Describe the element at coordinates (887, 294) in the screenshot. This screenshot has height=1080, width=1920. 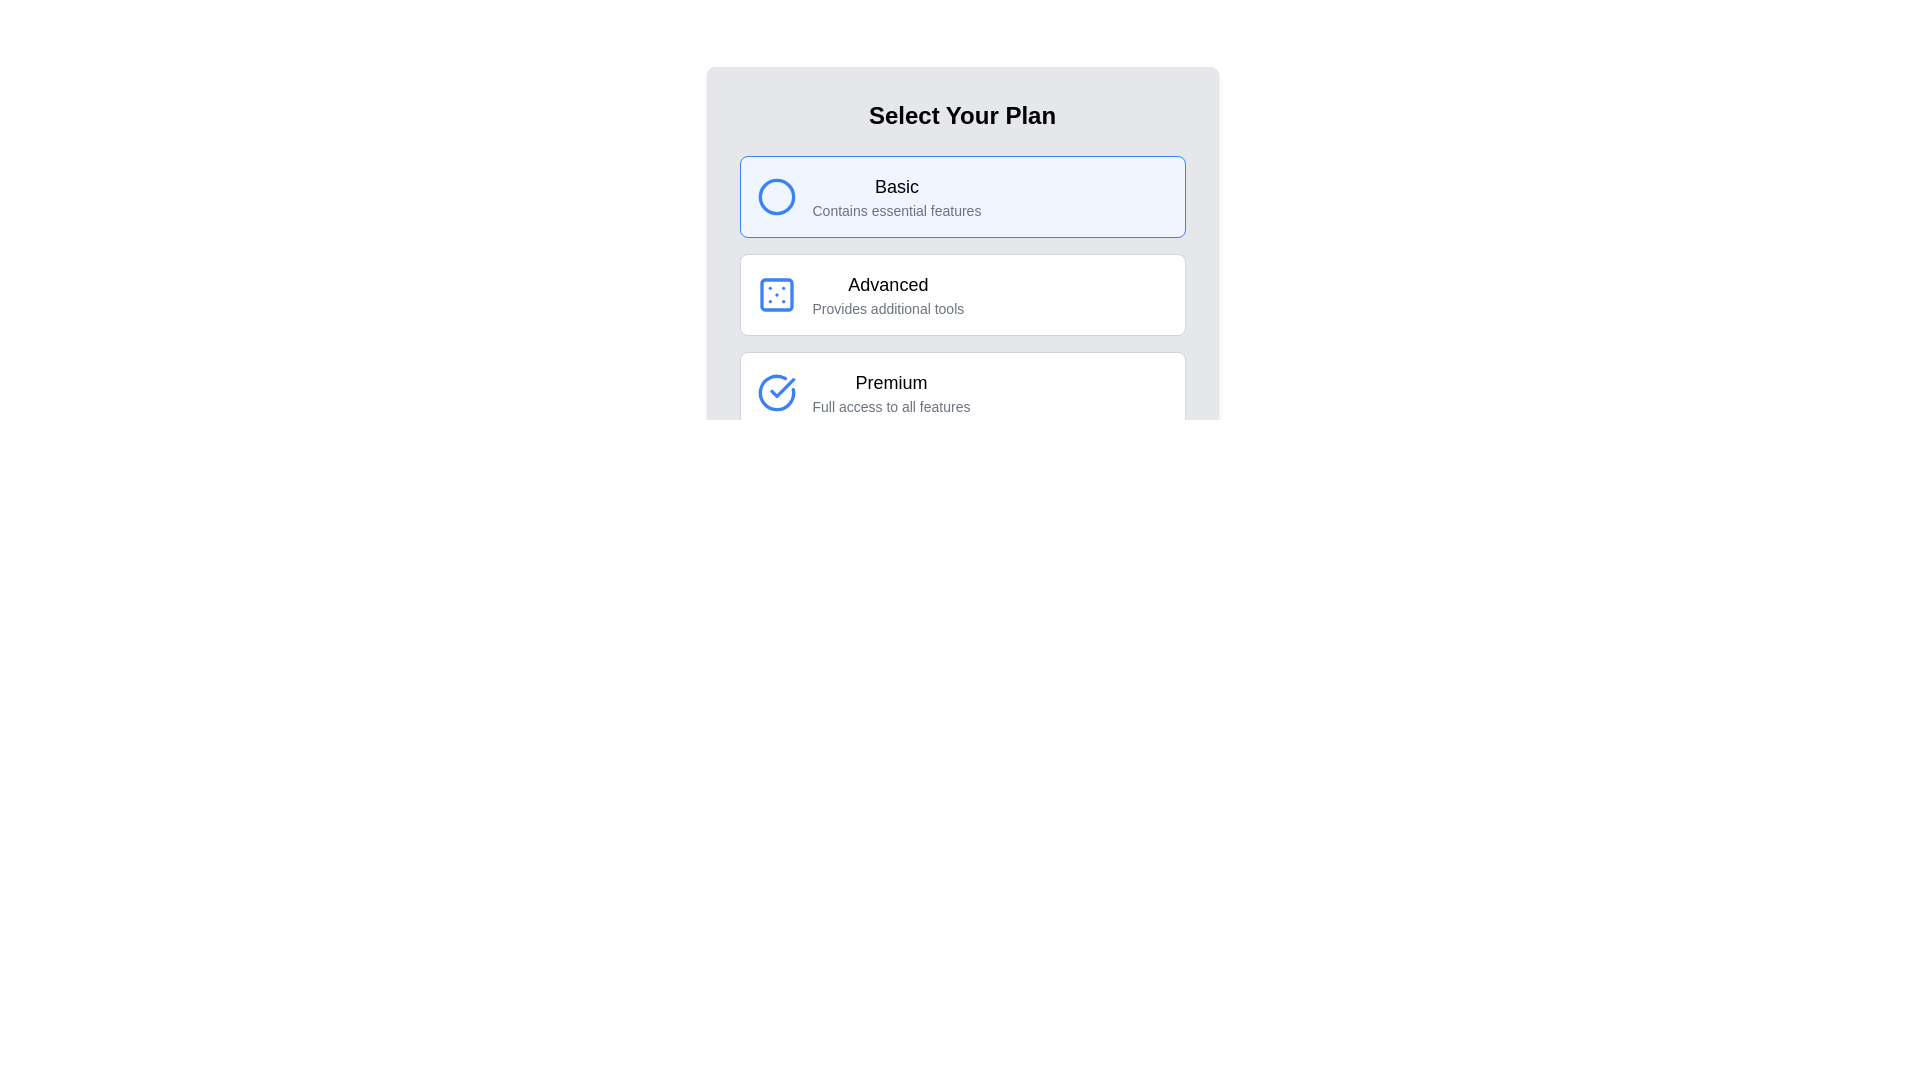
I see `the 'Advanced' option in the second card of the selection interface` at that location.